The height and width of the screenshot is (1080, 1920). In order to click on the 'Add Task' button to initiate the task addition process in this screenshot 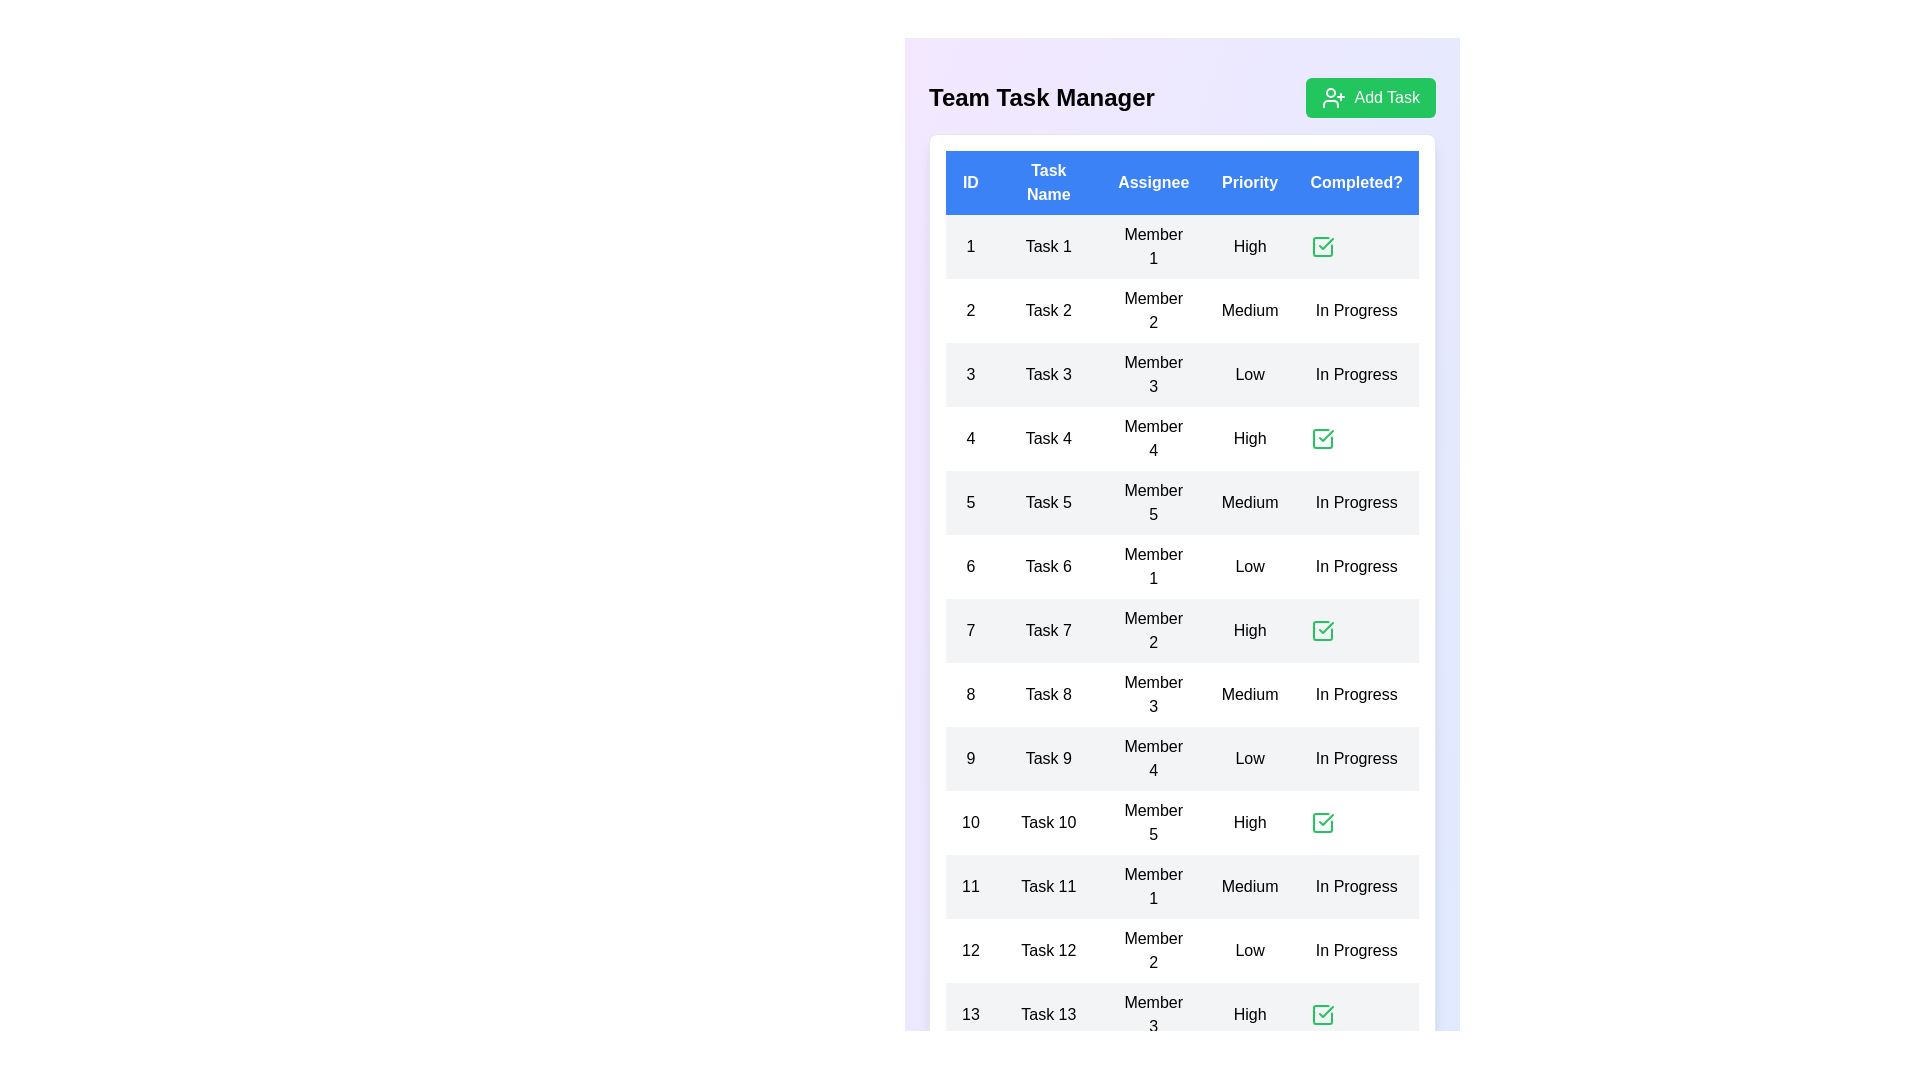, I will do `click(1370, 97)`.